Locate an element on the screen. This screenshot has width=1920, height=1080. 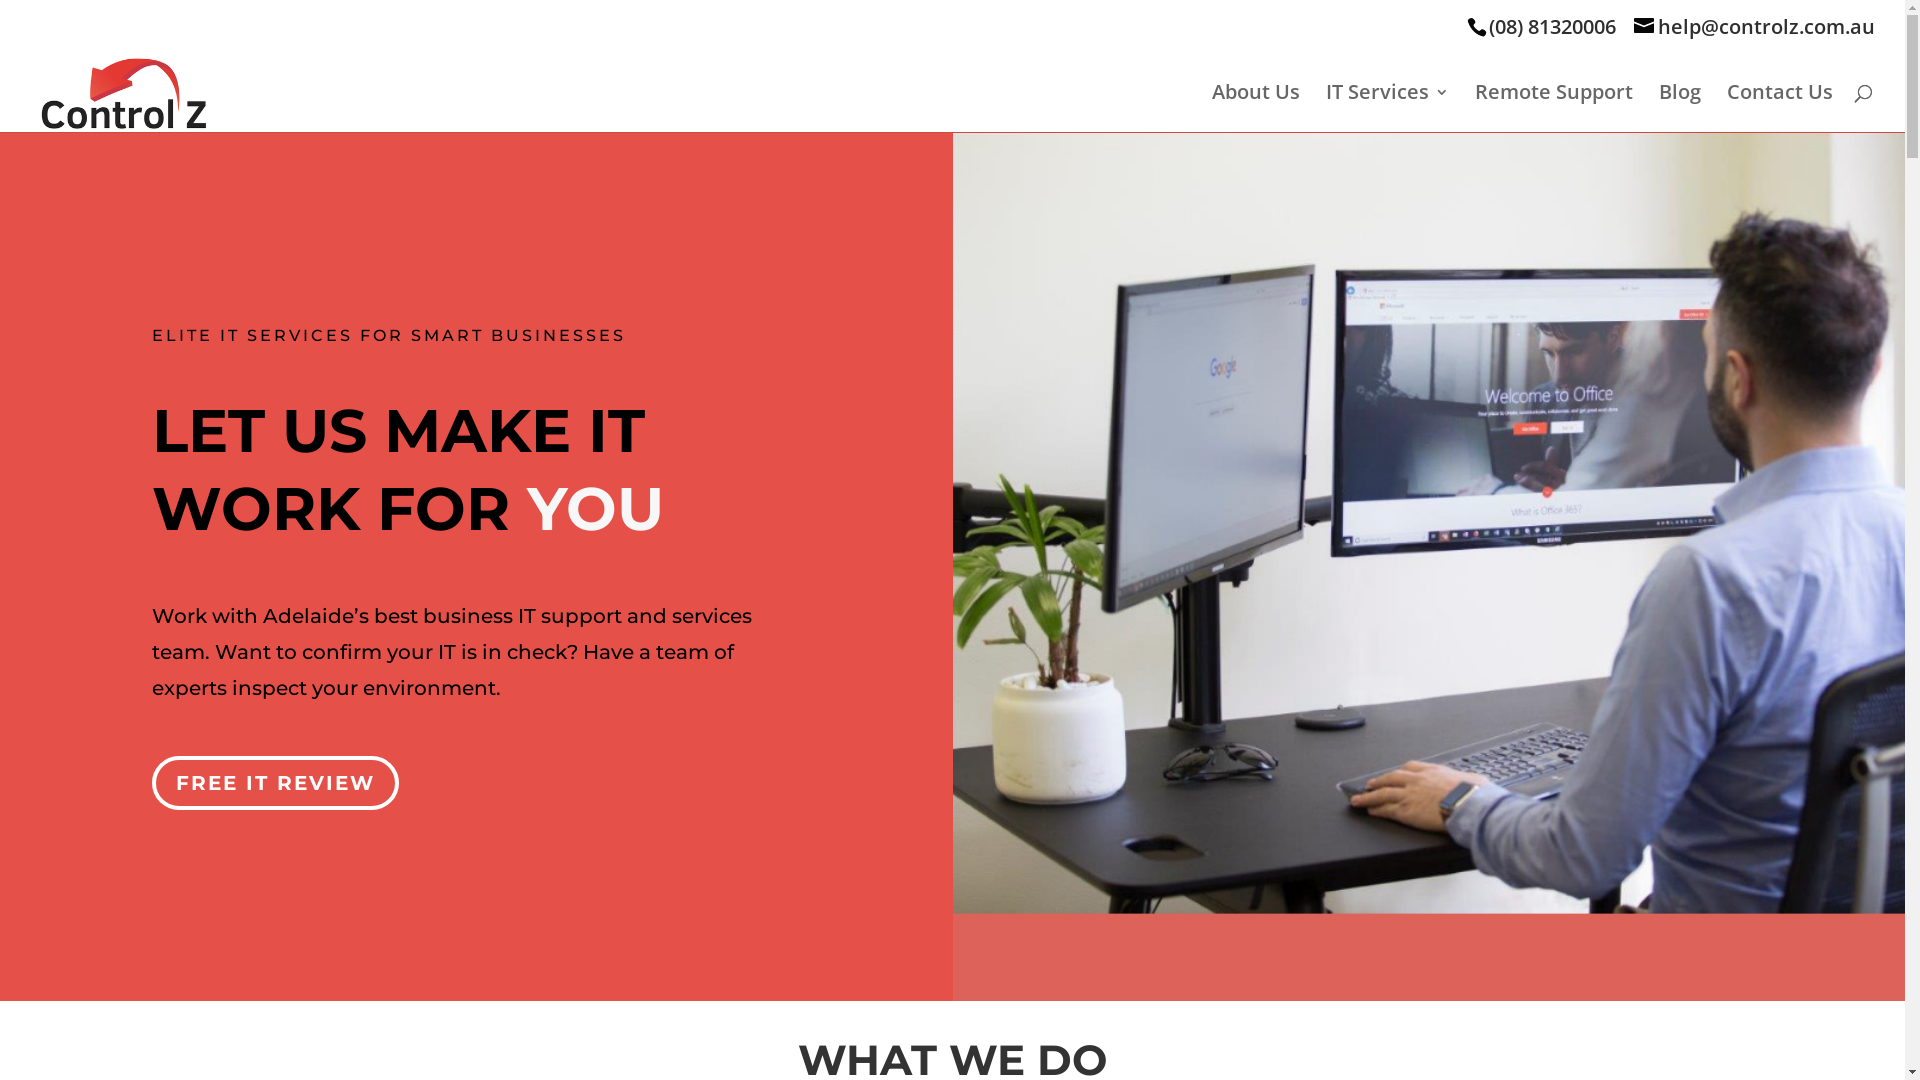
'FREE IT REVIEW' is located at coordinates (274, 782).